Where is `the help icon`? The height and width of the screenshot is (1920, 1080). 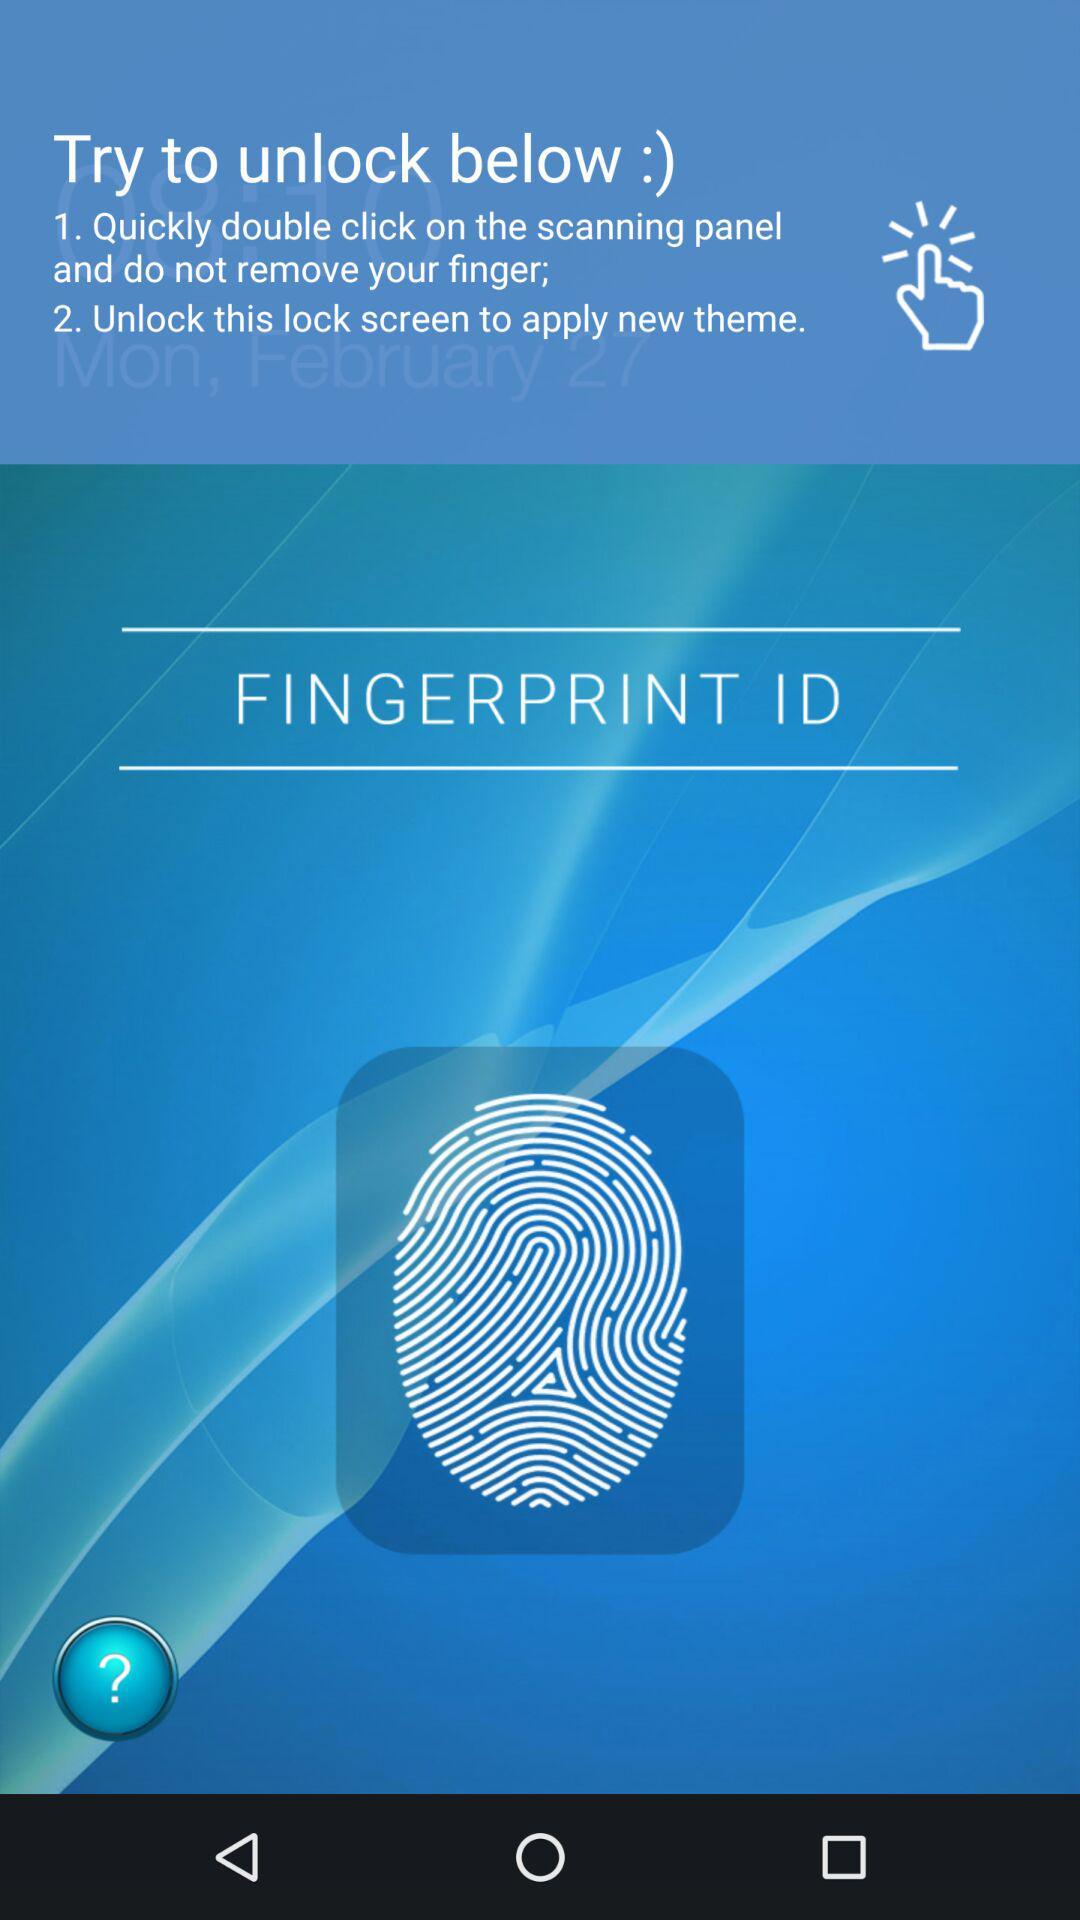
the help icon is located at coordinates (115, 1678).